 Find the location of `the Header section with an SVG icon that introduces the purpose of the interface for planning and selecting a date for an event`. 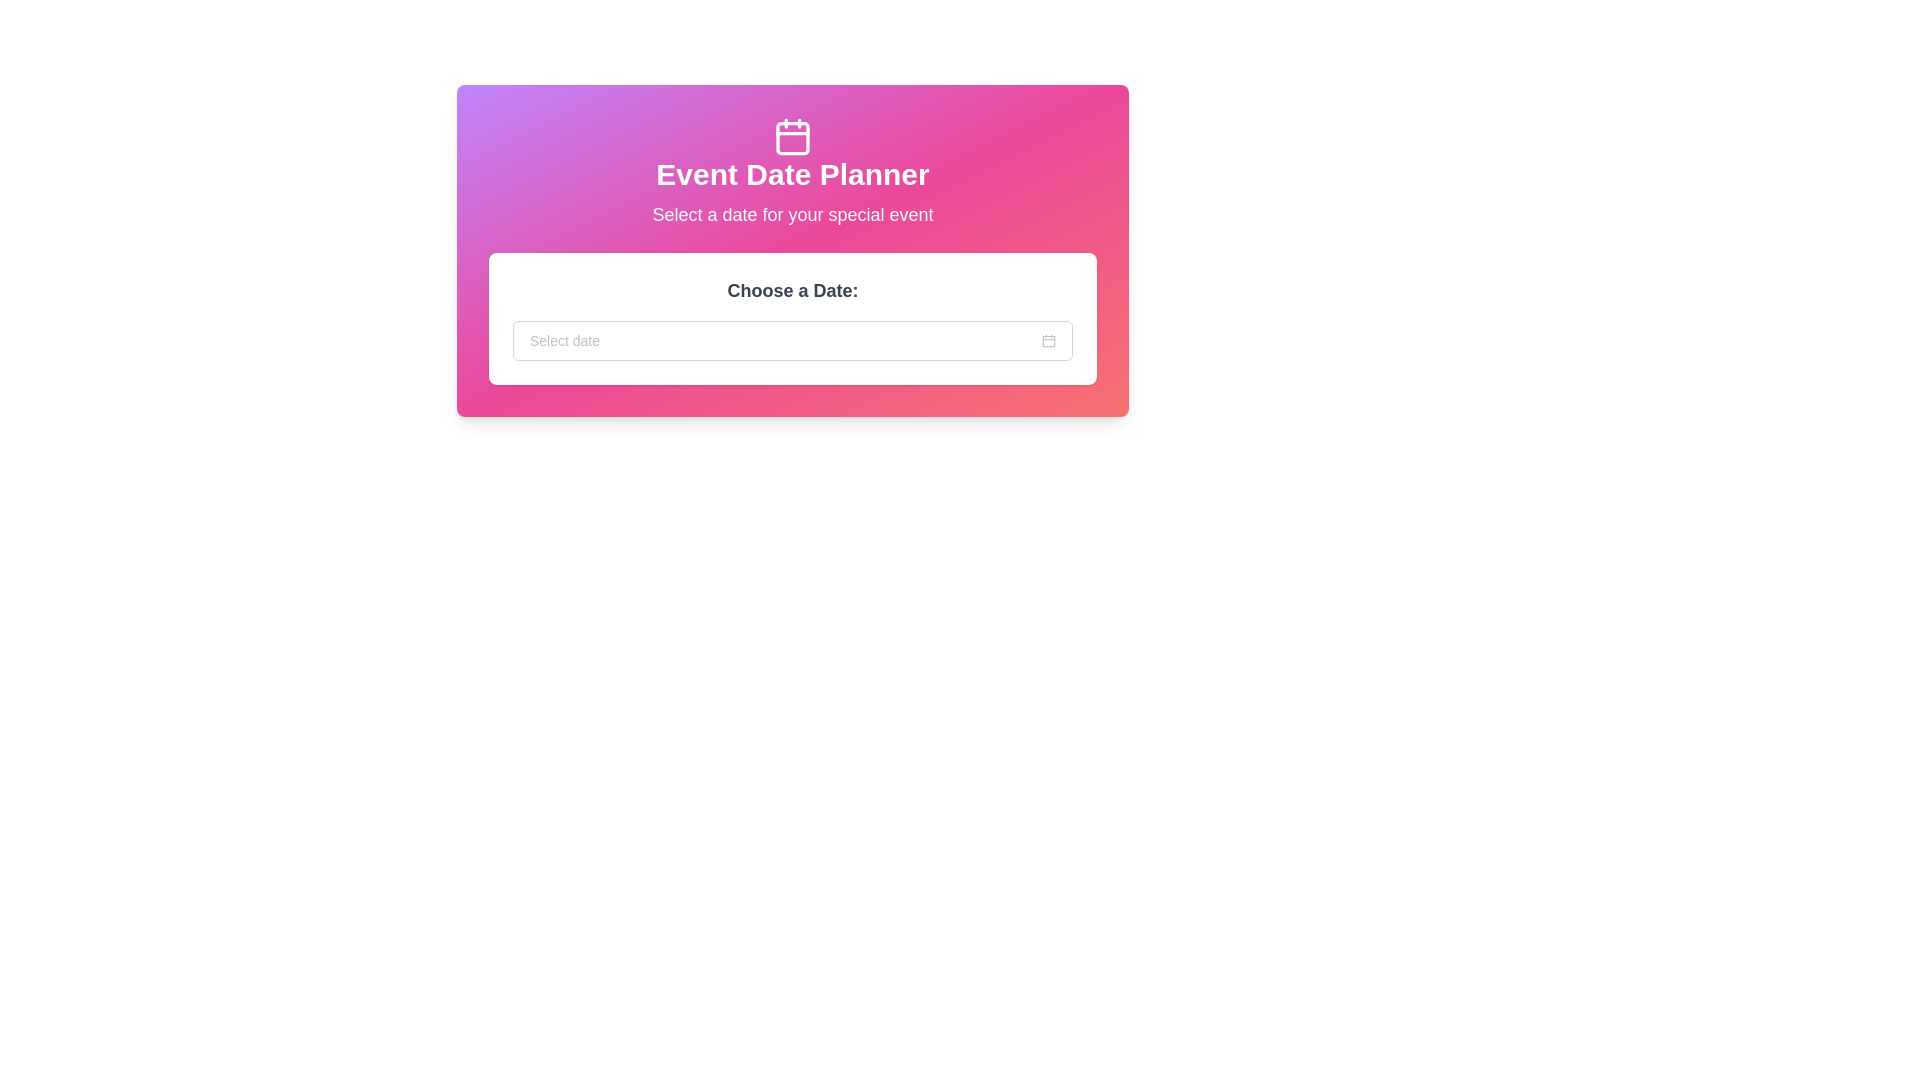

the Header section with an SVG icon that introduces the purpose of the interface for planning and selecting a date for an event is located at coordinates (791, 172).